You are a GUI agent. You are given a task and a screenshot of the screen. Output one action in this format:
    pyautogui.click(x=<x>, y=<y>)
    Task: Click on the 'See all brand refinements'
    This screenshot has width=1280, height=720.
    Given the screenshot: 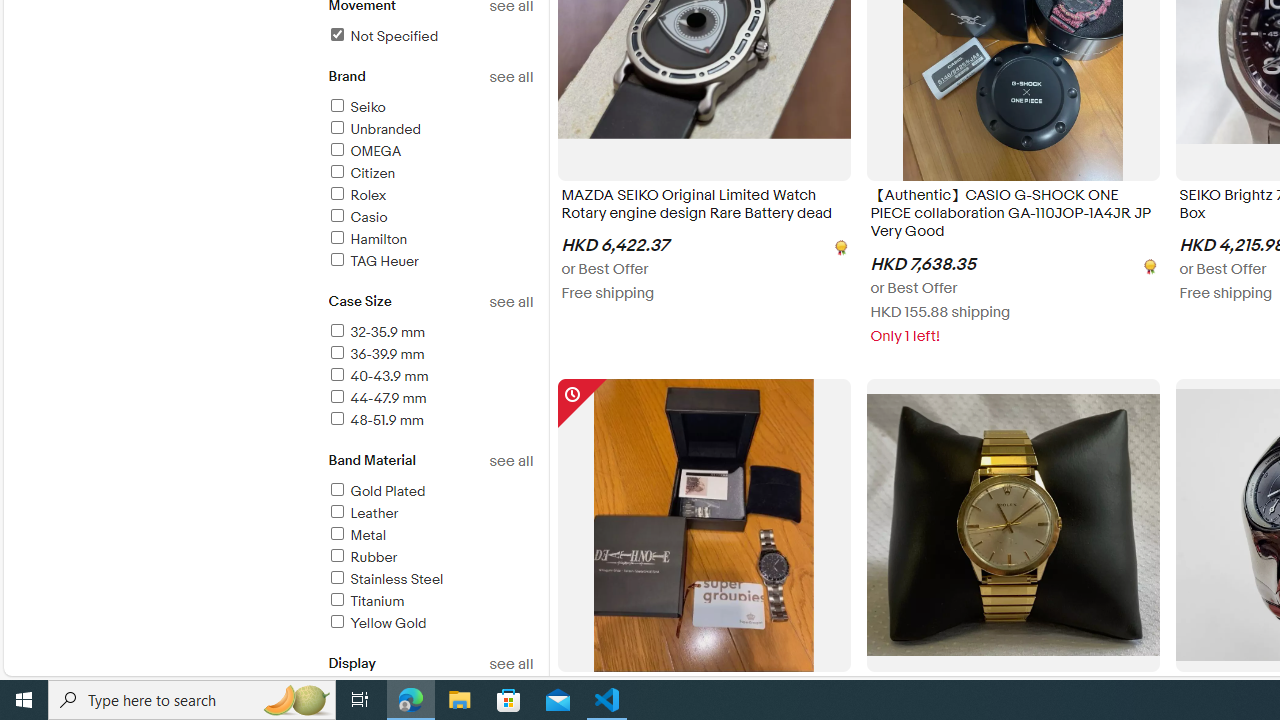 What is the action you would take?
    pyautogui.click(x=511, y=76)
    